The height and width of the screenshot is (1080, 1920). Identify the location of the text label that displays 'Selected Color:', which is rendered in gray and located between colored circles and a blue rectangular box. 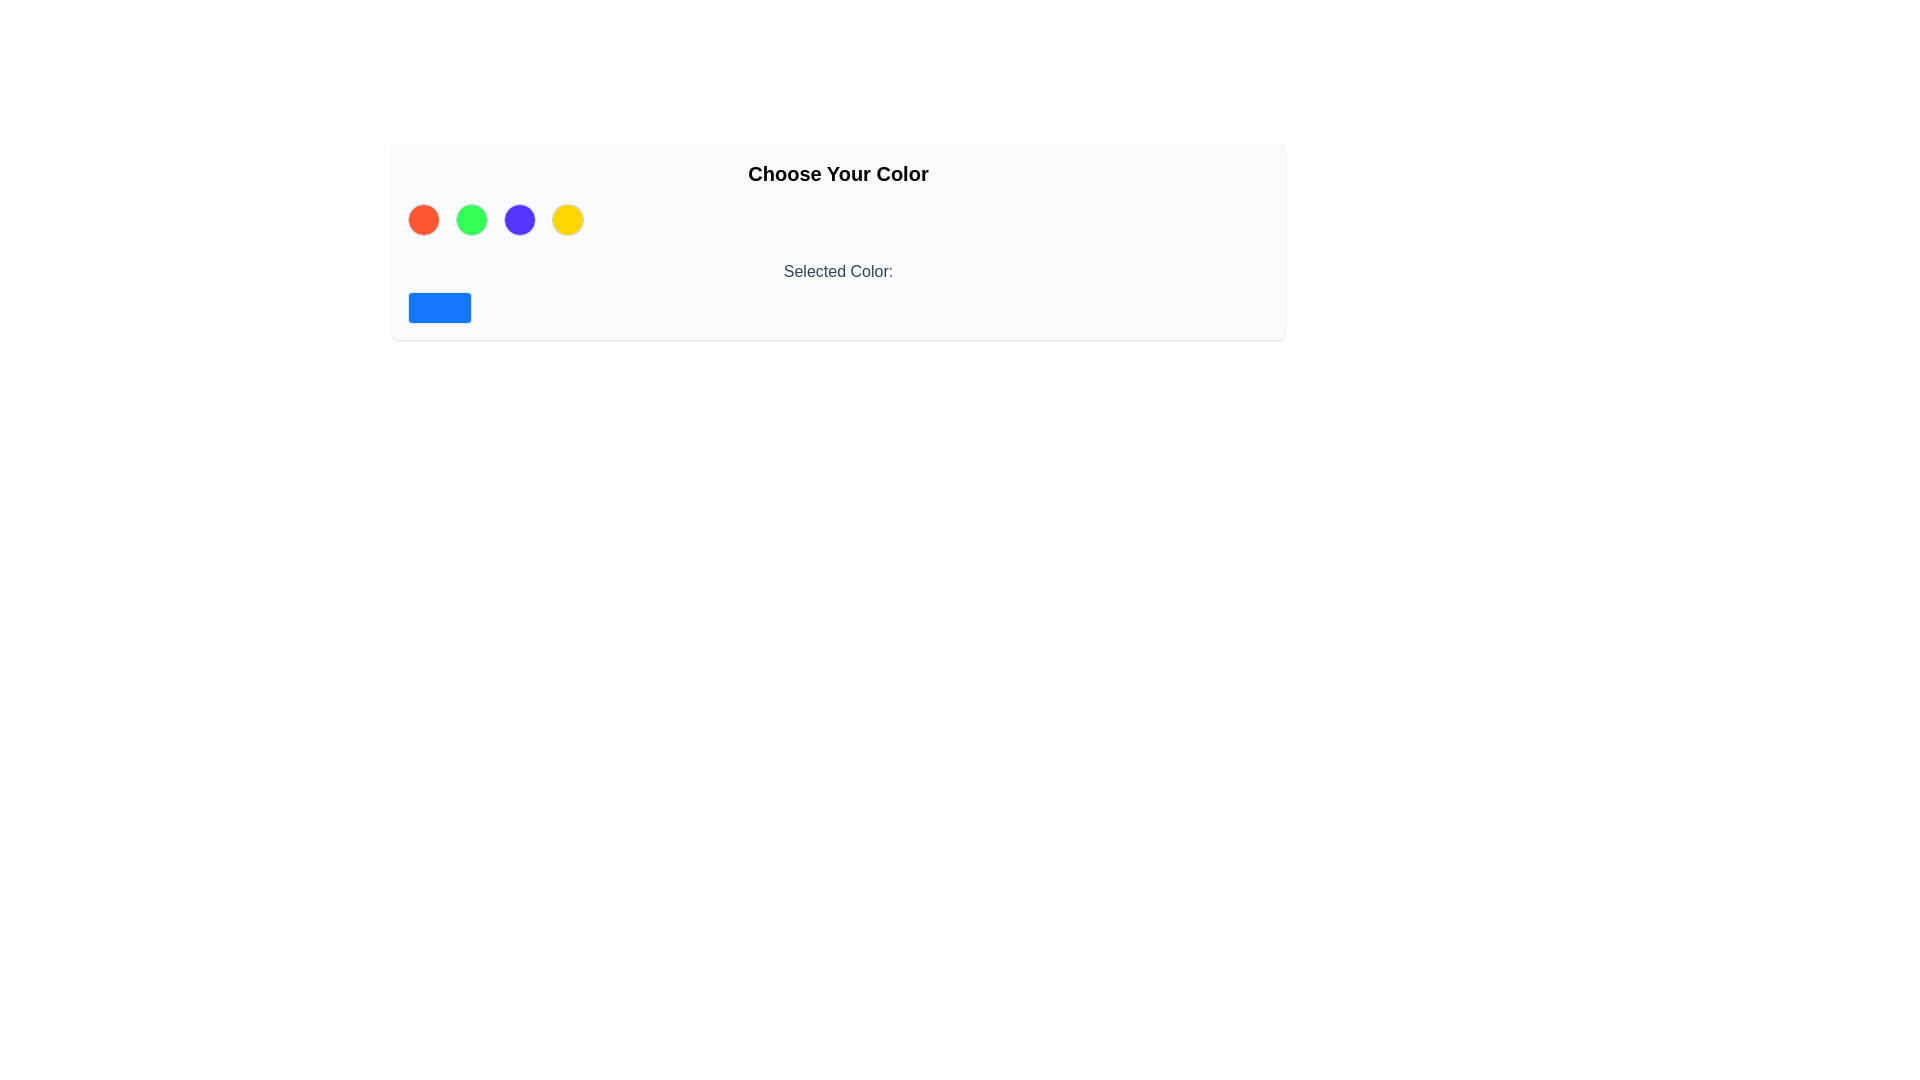
(838, 272).